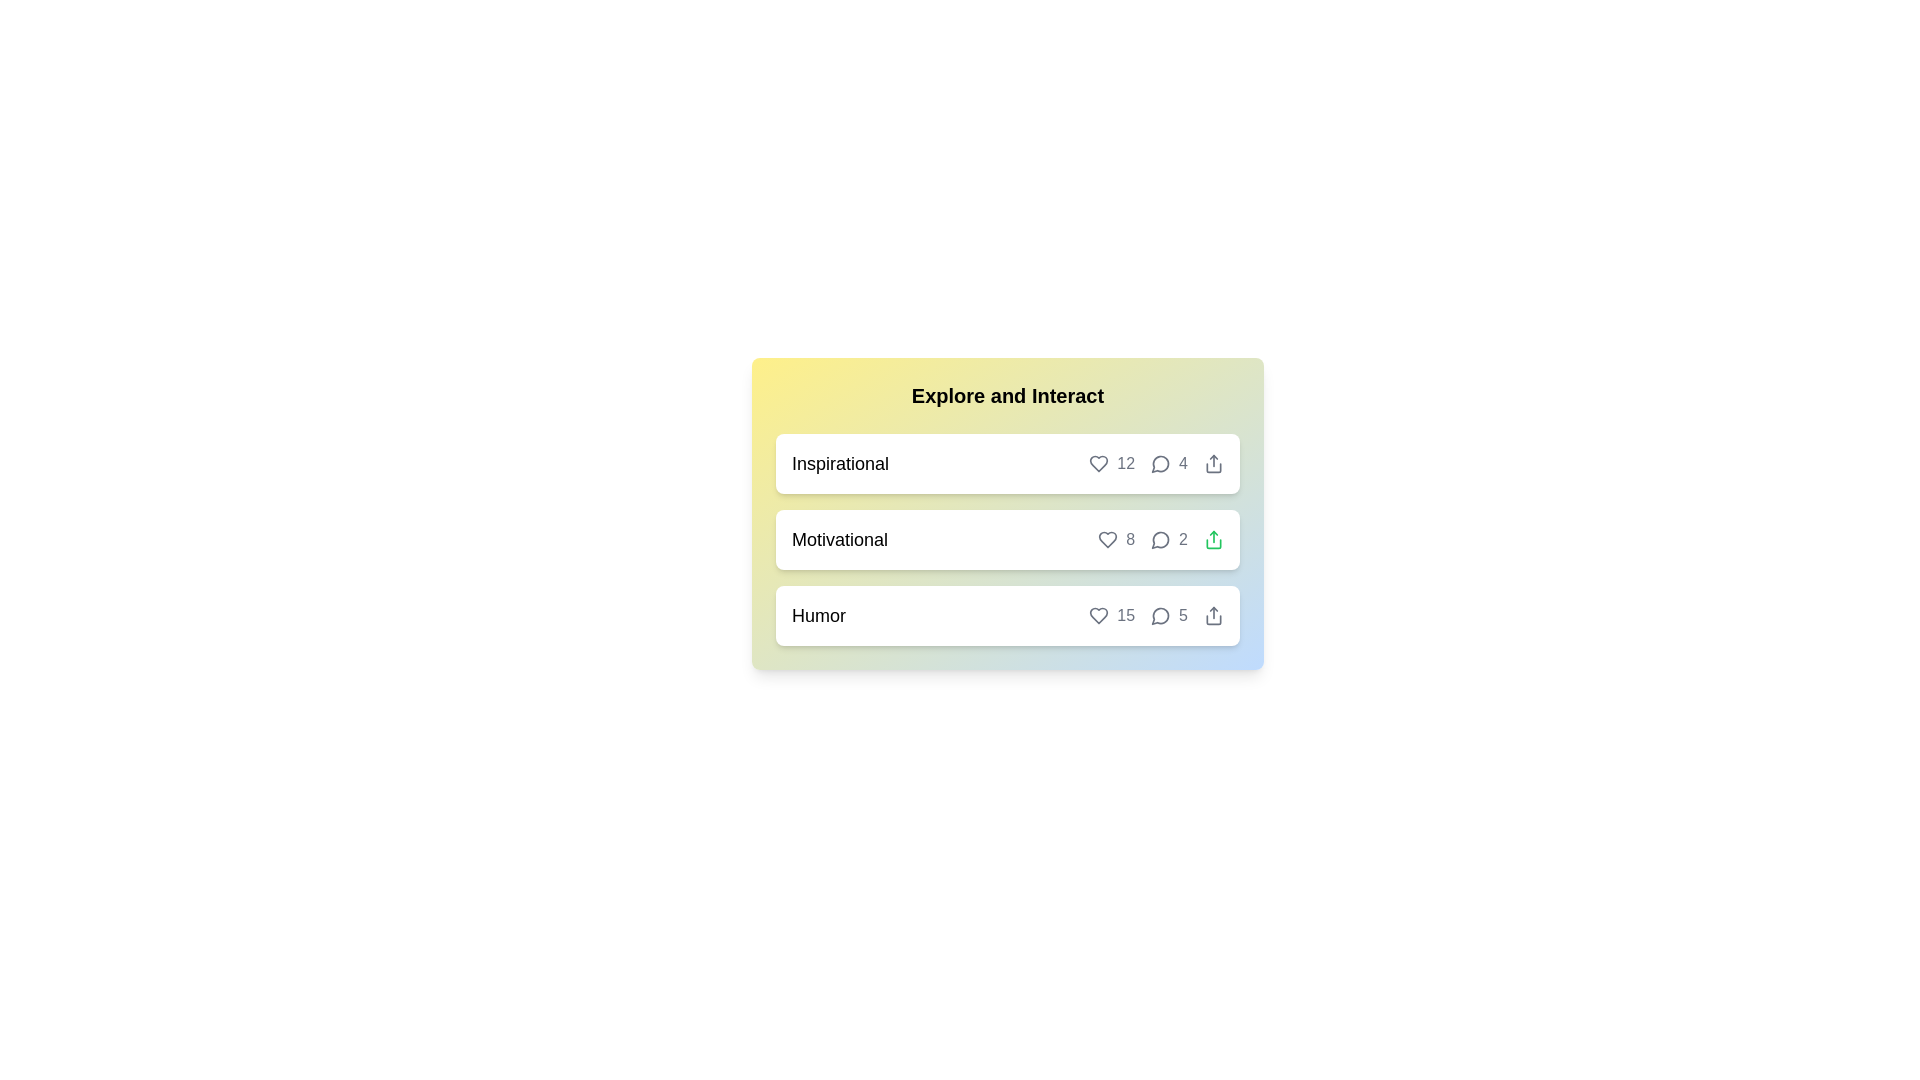 This screenshot has width=1920, height=1080. Describe the element at coordinates (1115, 540) in the screenshot. I see `'like' button for the chip labeled 'Motivational'` at that location.